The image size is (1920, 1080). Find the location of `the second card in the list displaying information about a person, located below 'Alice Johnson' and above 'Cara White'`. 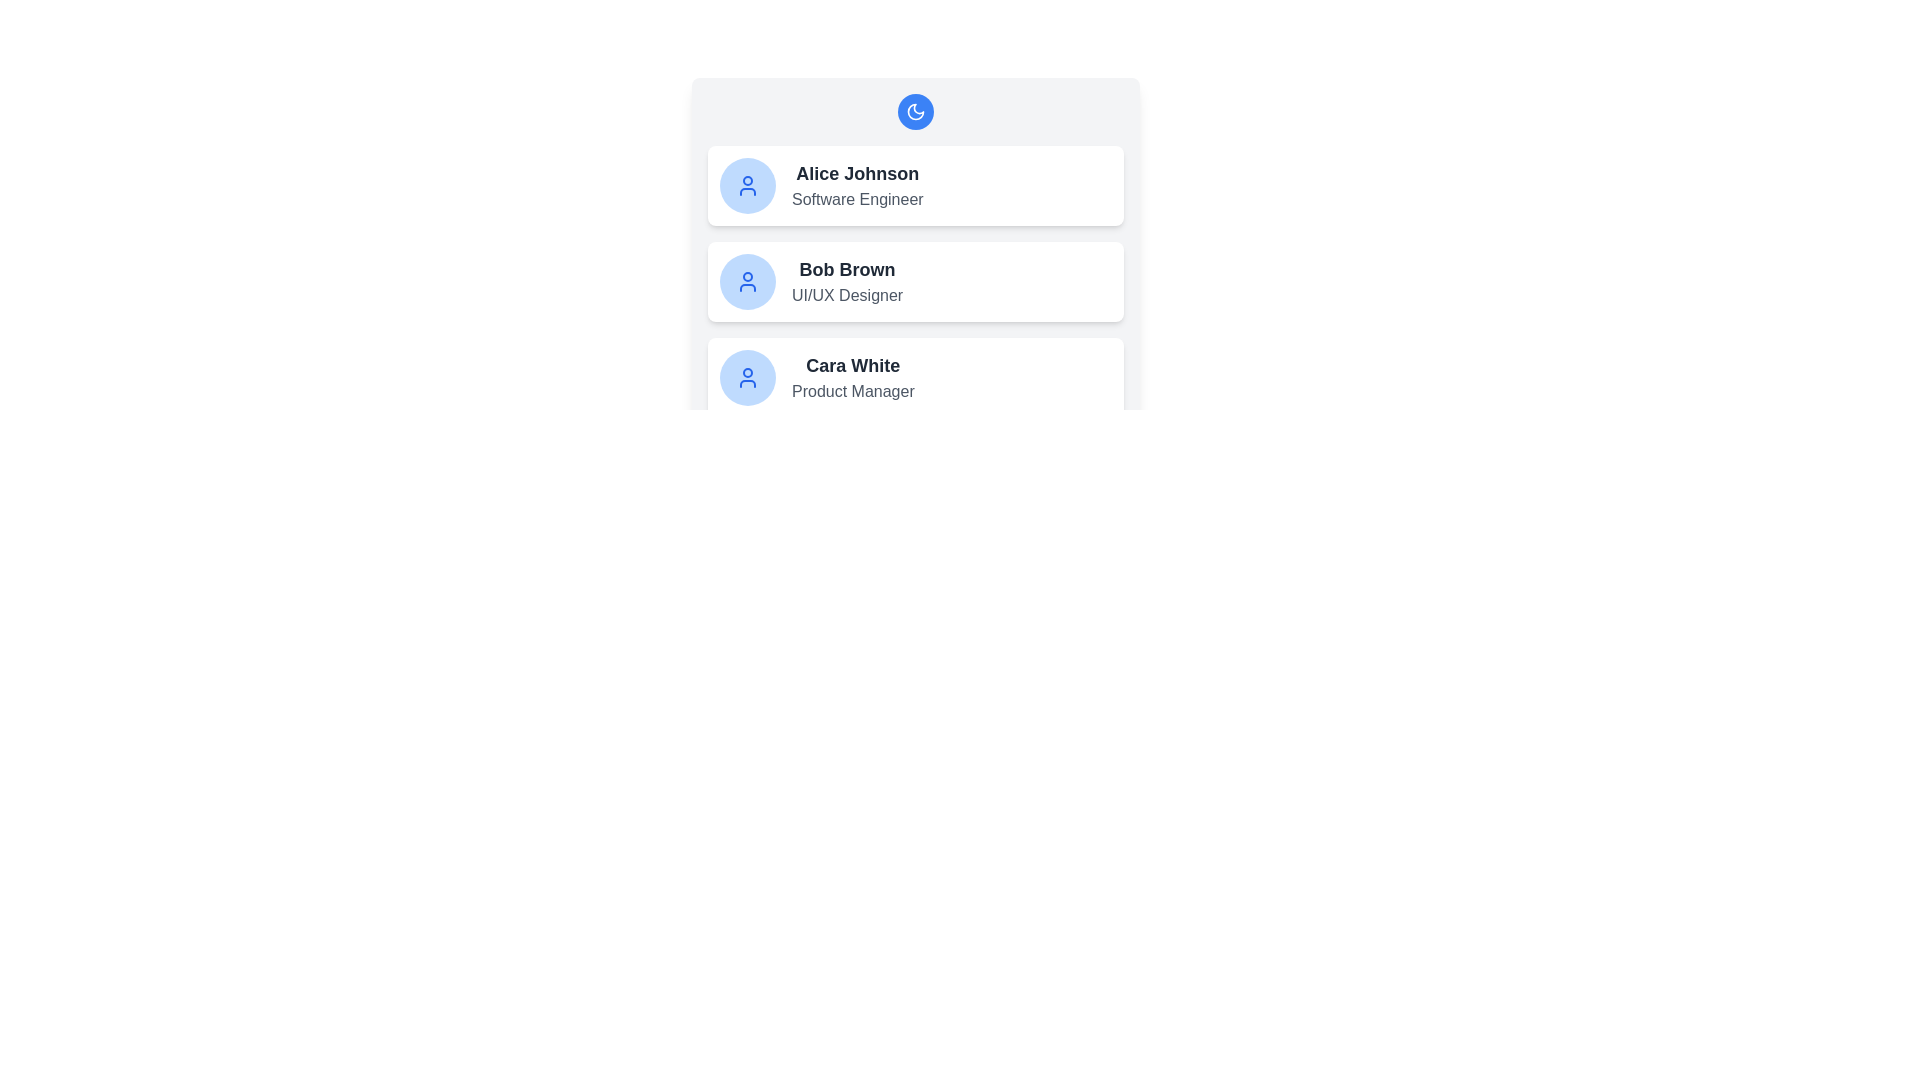

the second card in the list displaying information about a person, located below 'Alice Johnson' and above 'Cara White' is located at coordinates (915, 281).